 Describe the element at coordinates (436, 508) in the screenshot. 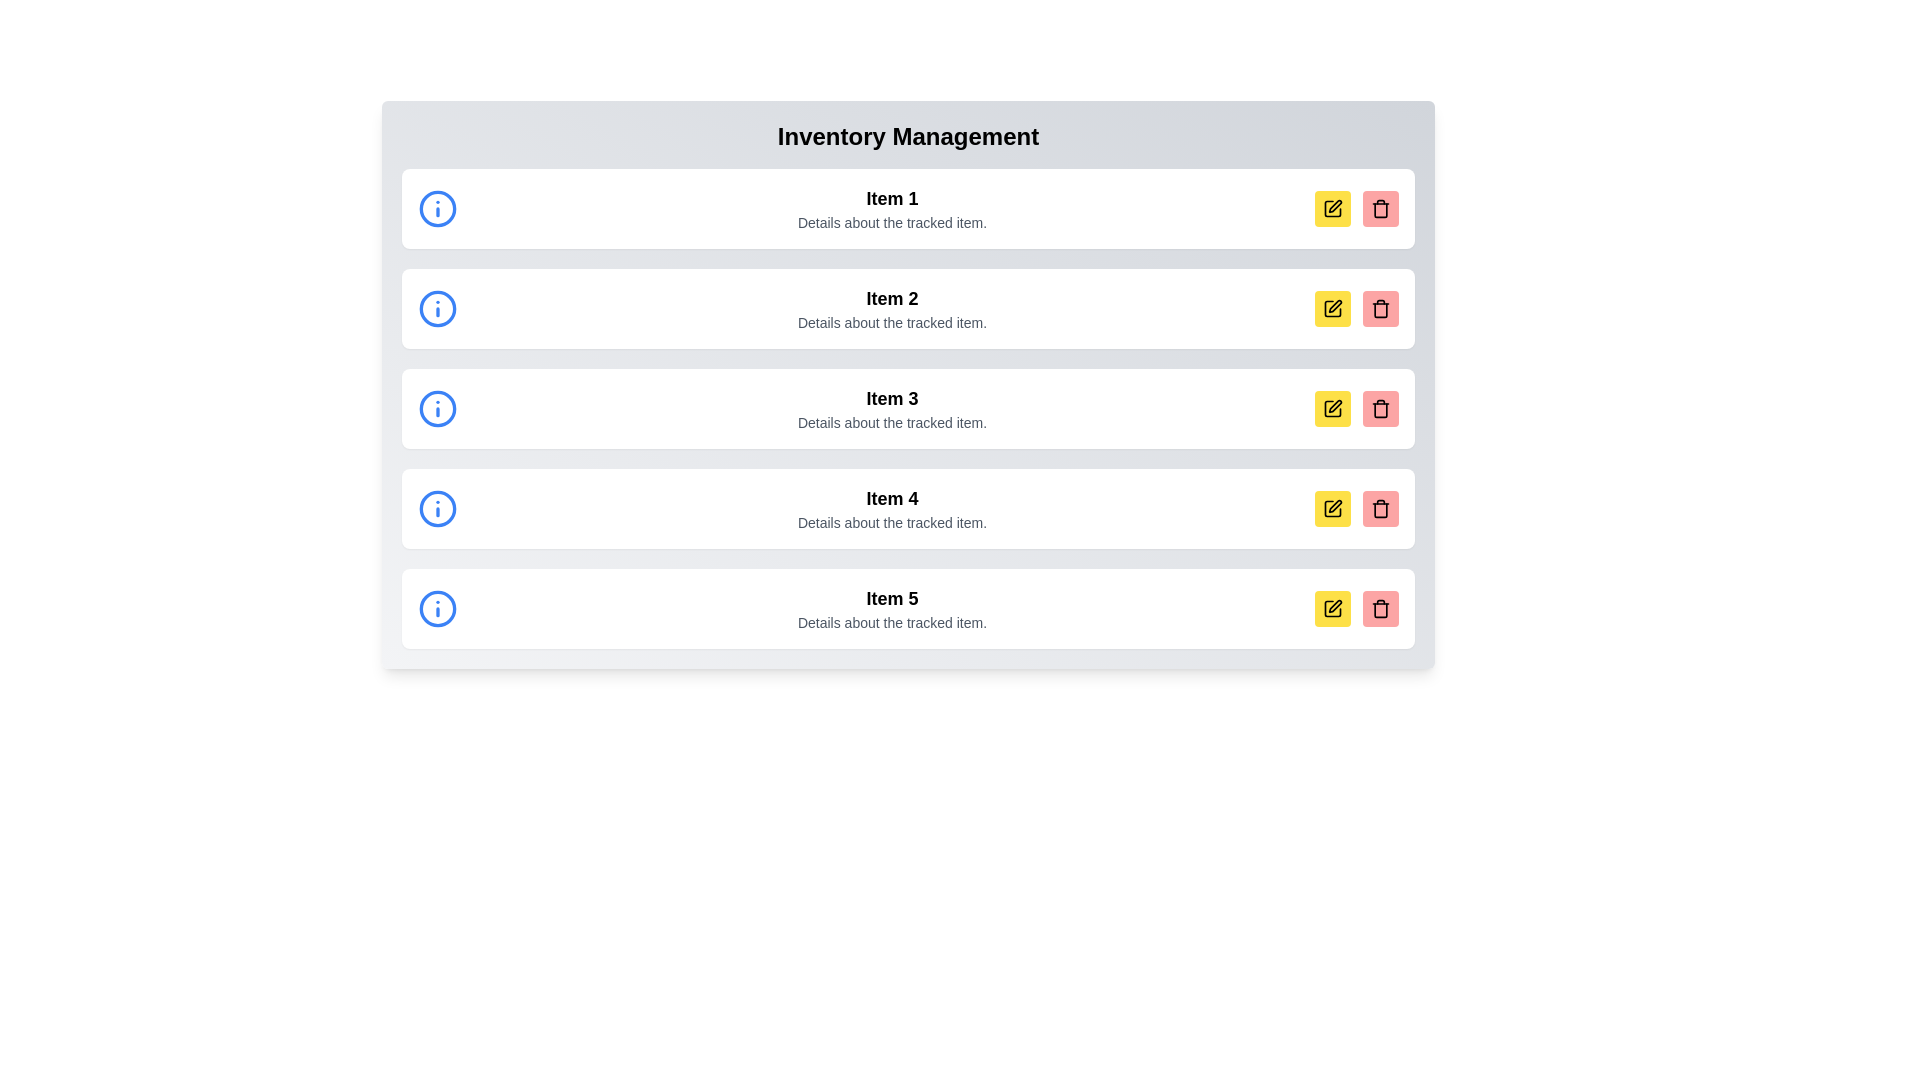

I see `the circular portion of the 'i' icon in the fourth row of the list, which serves as a decorative element indicating information` at that location.